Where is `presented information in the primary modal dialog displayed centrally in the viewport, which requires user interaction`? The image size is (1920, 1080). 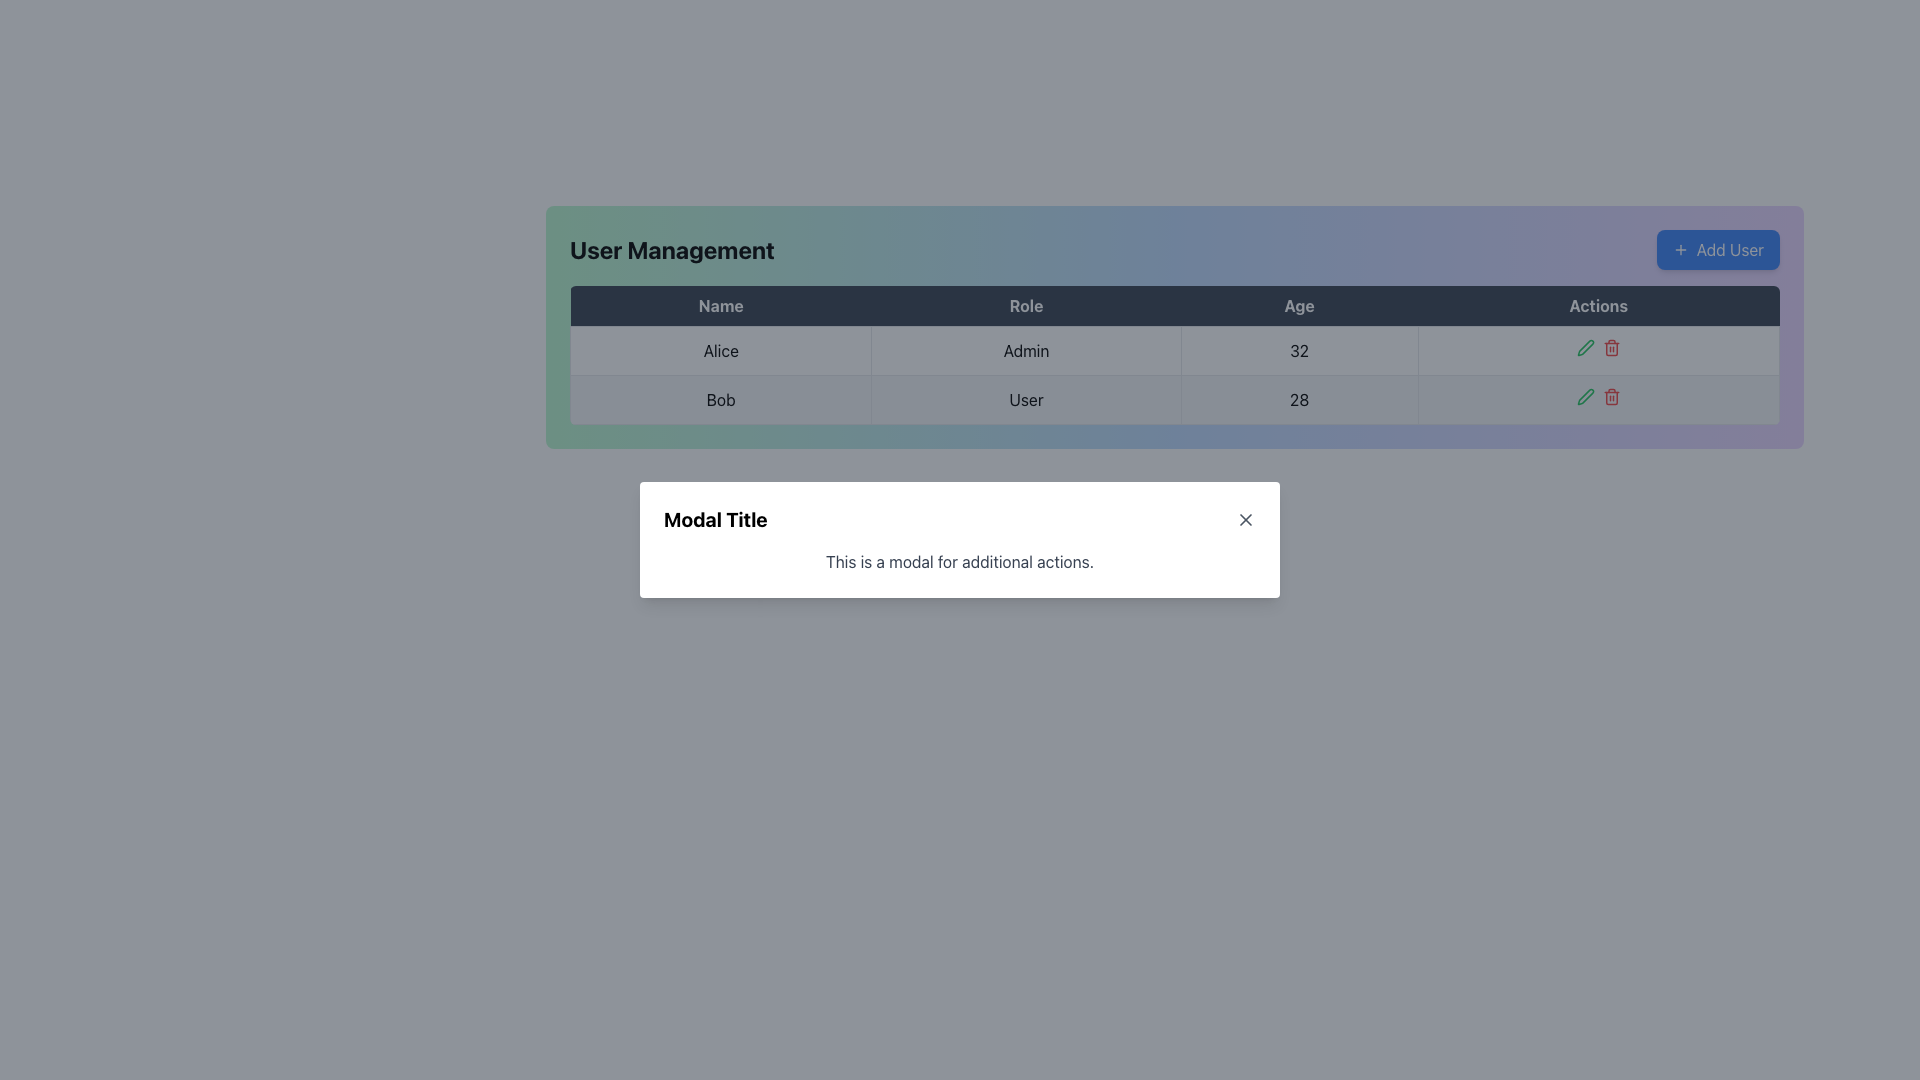 presented information in the primary modal dialog displayed centrally in the viewport, which requires user interaction is located at coordinates (960, 540).